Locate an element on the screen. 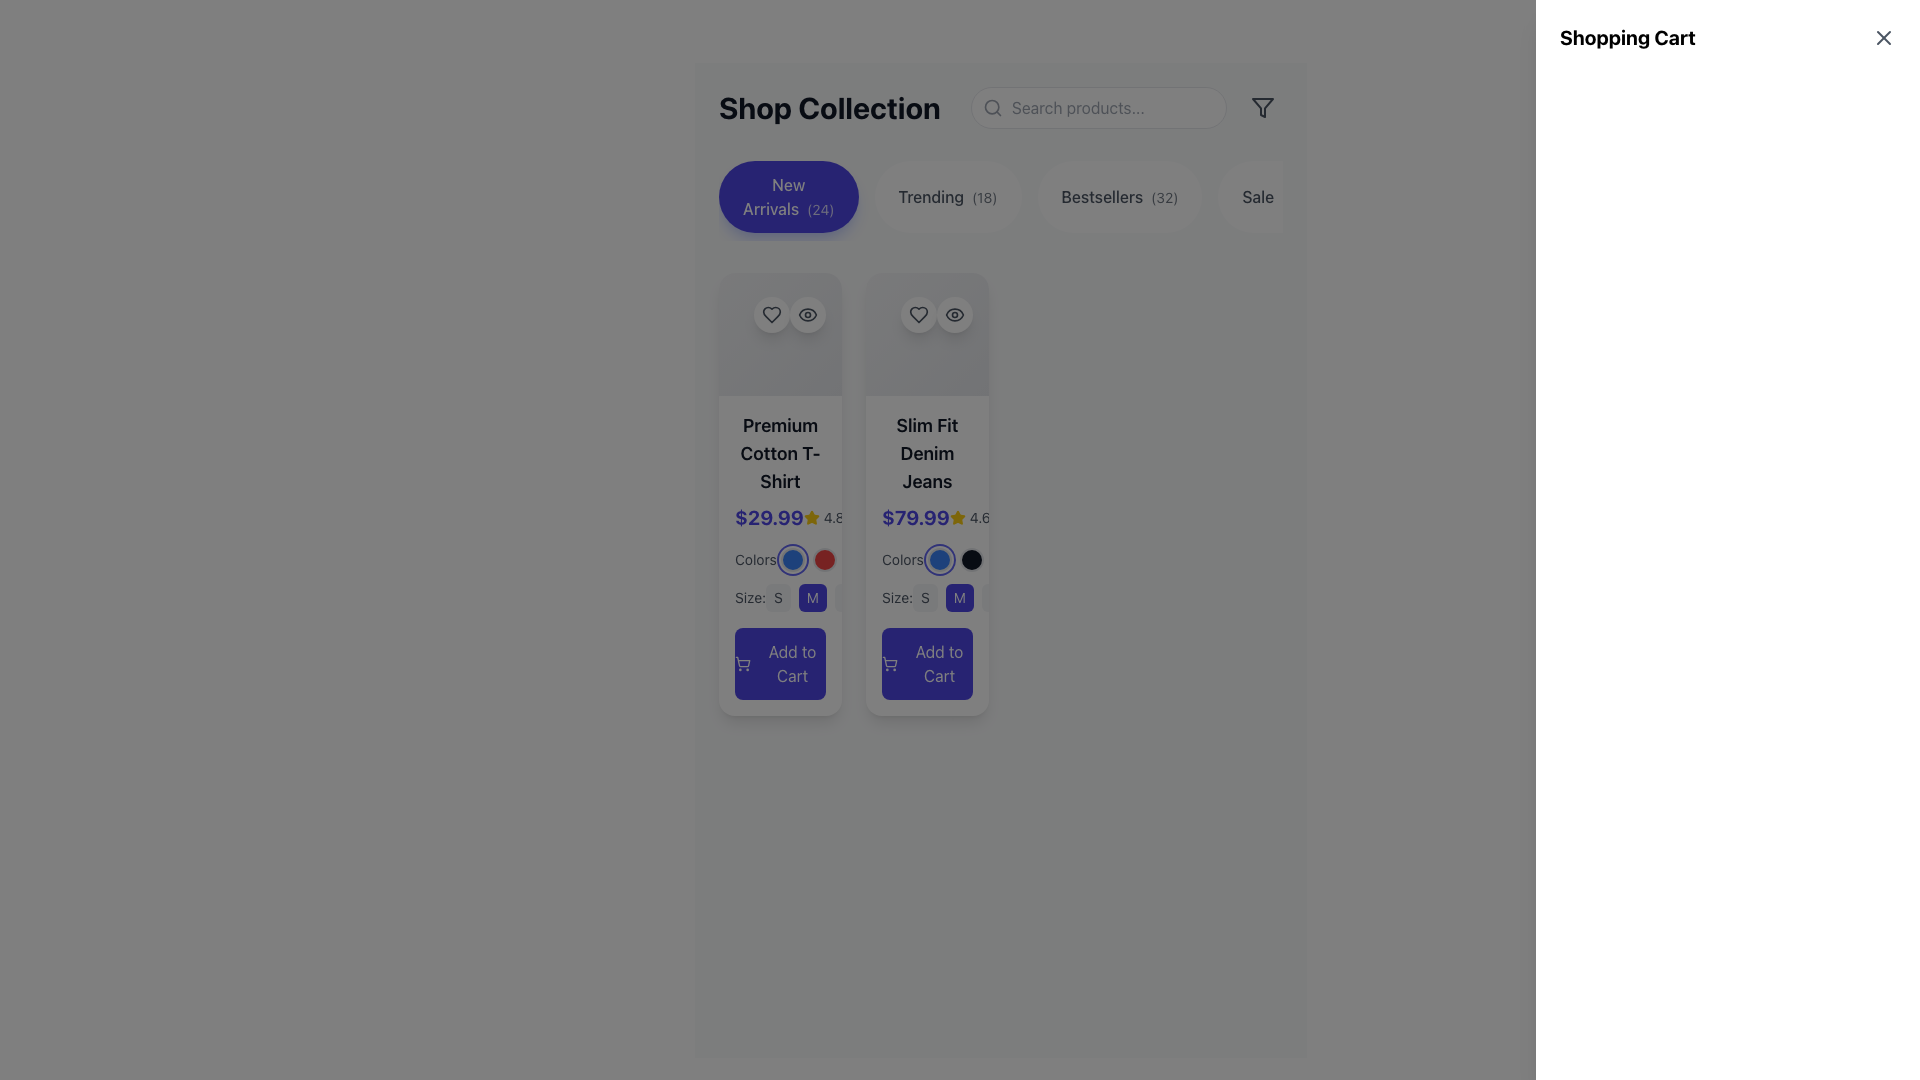 The width and height of the screenshot is (1920, 1080). the favorite button (heart icon) located in the top center of the second product card is located at coordinates (917, 315).